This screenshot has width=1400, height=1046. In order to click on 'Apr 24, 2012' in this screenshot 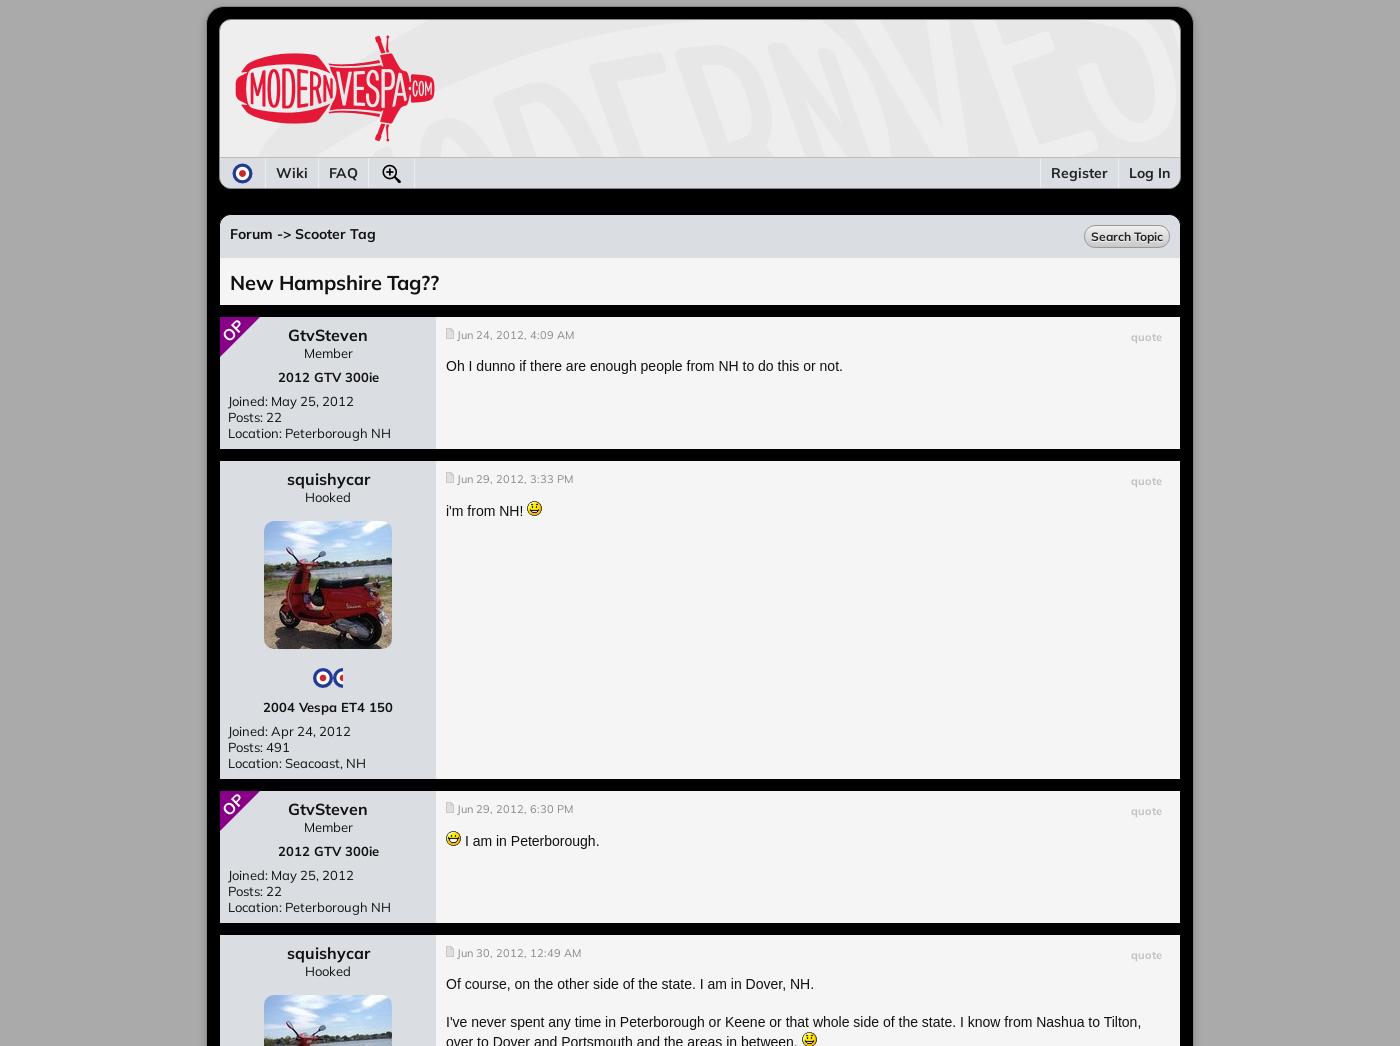, I will do `click(310, 731)`.